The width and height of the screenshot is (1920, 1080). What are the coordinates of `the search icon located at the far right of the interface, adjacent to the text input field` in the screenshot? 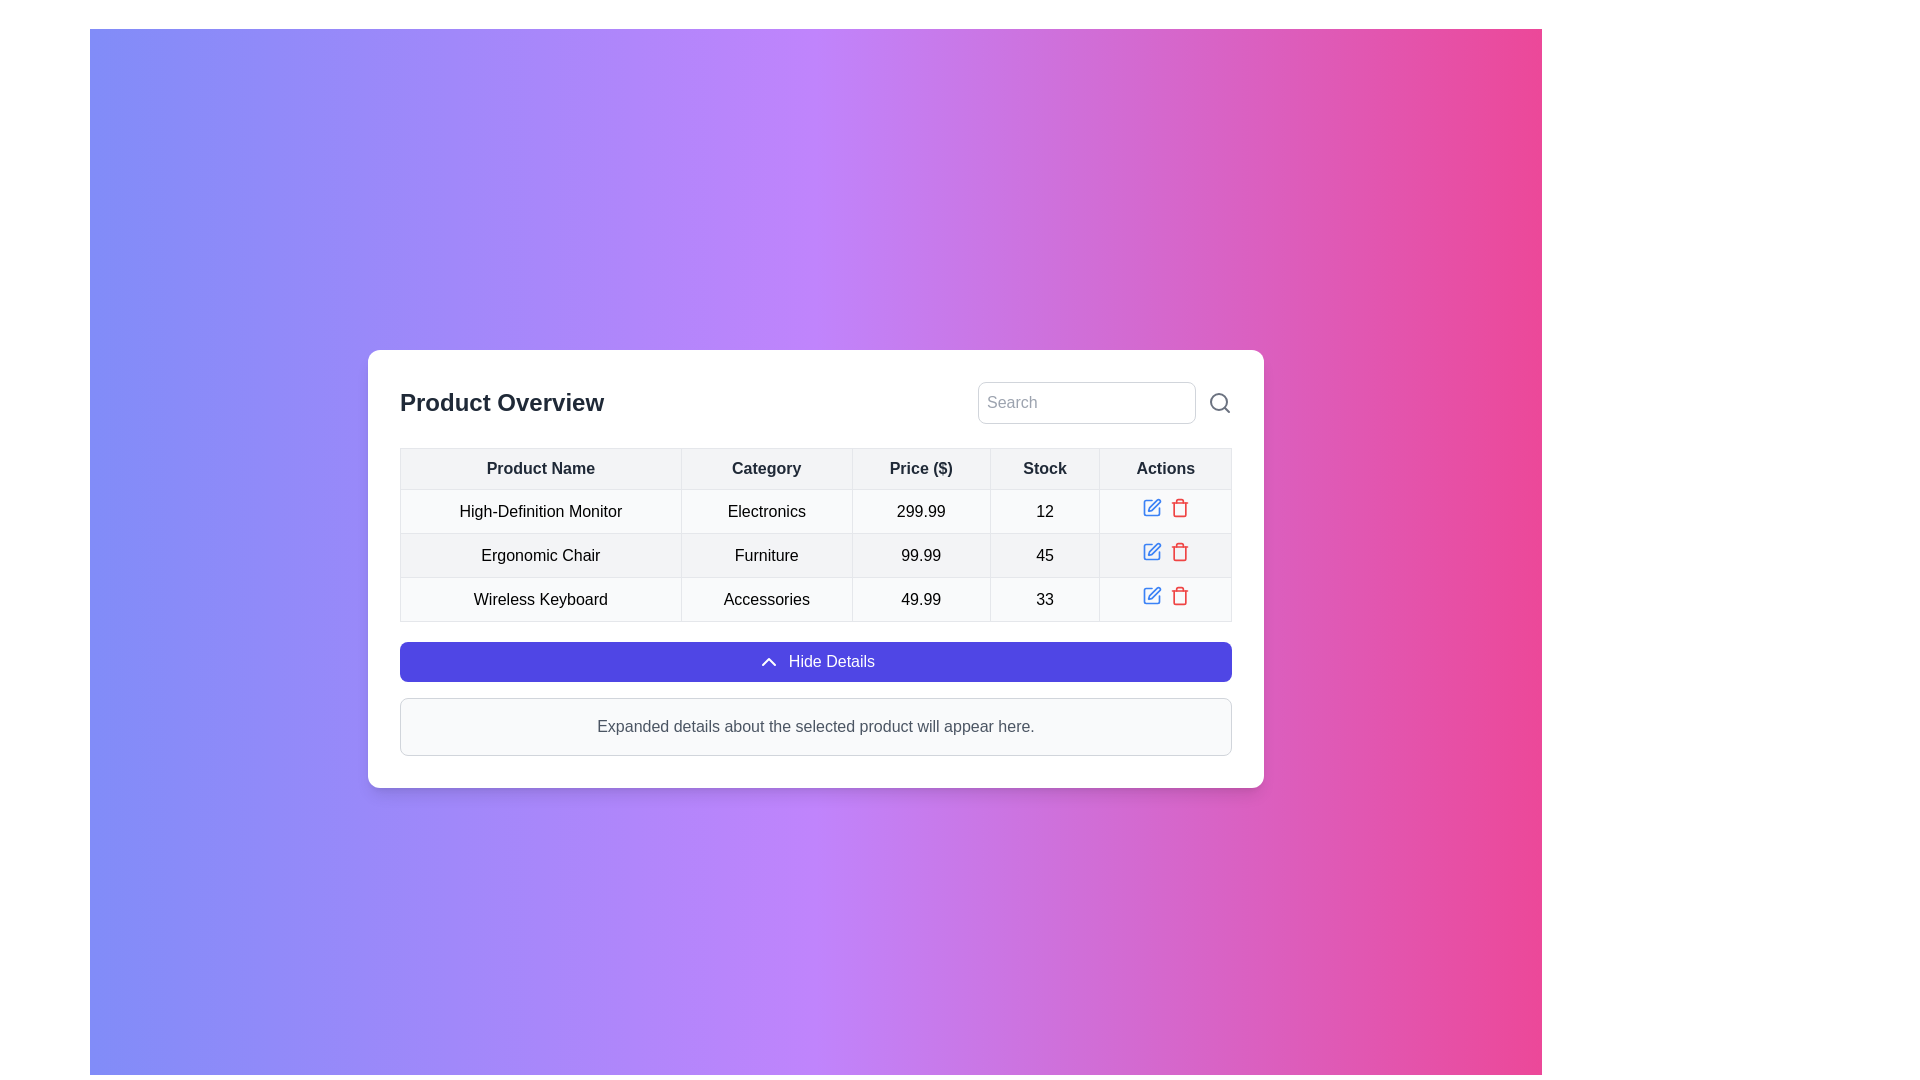 It's located at (1218, 402).